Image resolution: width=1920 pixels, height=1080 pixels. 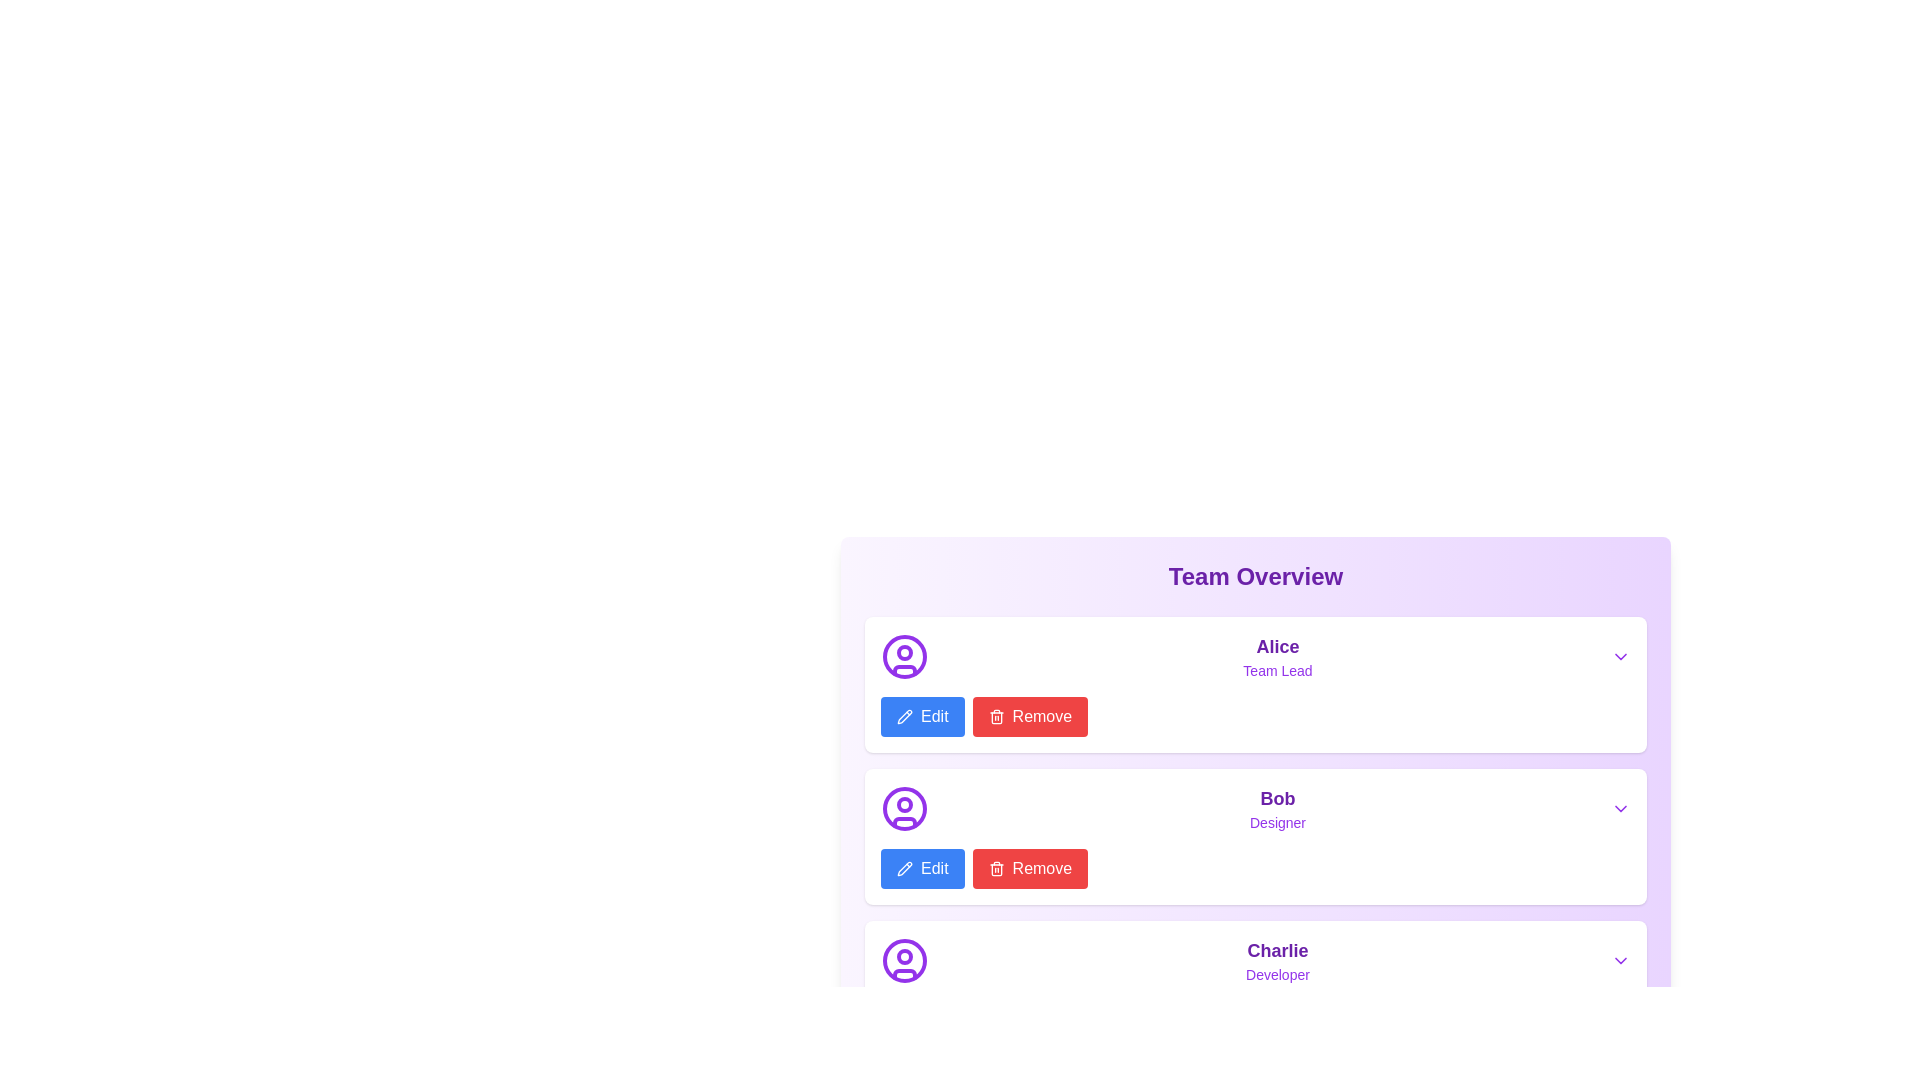 What do you see at coordinates (904, 716) in the screenshot?
I see `the 'Edit' button for 'Bob' in the 'Team Overview' section by clicking on the associated icon` at bounding box center [904, 716].